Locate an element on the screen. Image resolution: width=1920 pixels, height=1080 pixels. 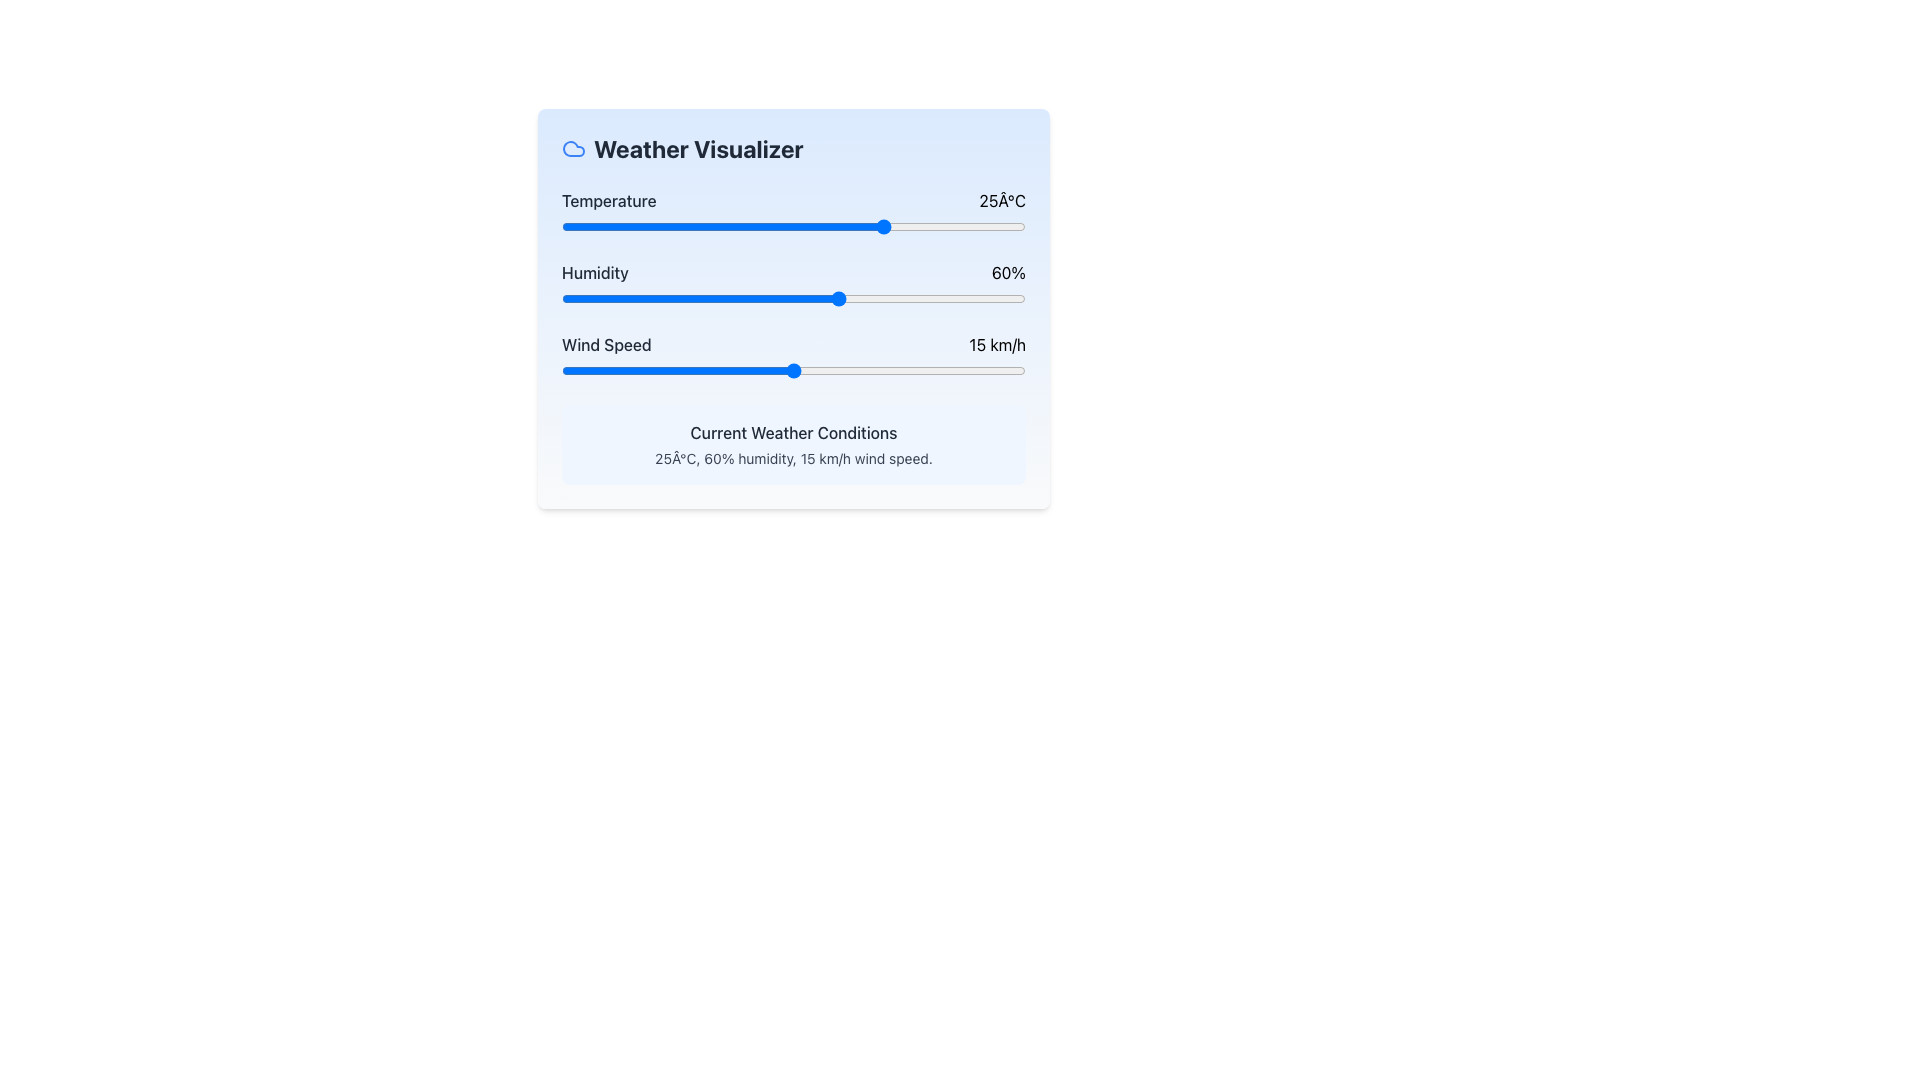
the static label 'Temperature' which provides context for the adjacent temperature value '25°C' in the weather visualization interface is located at coordinates (608, 200).